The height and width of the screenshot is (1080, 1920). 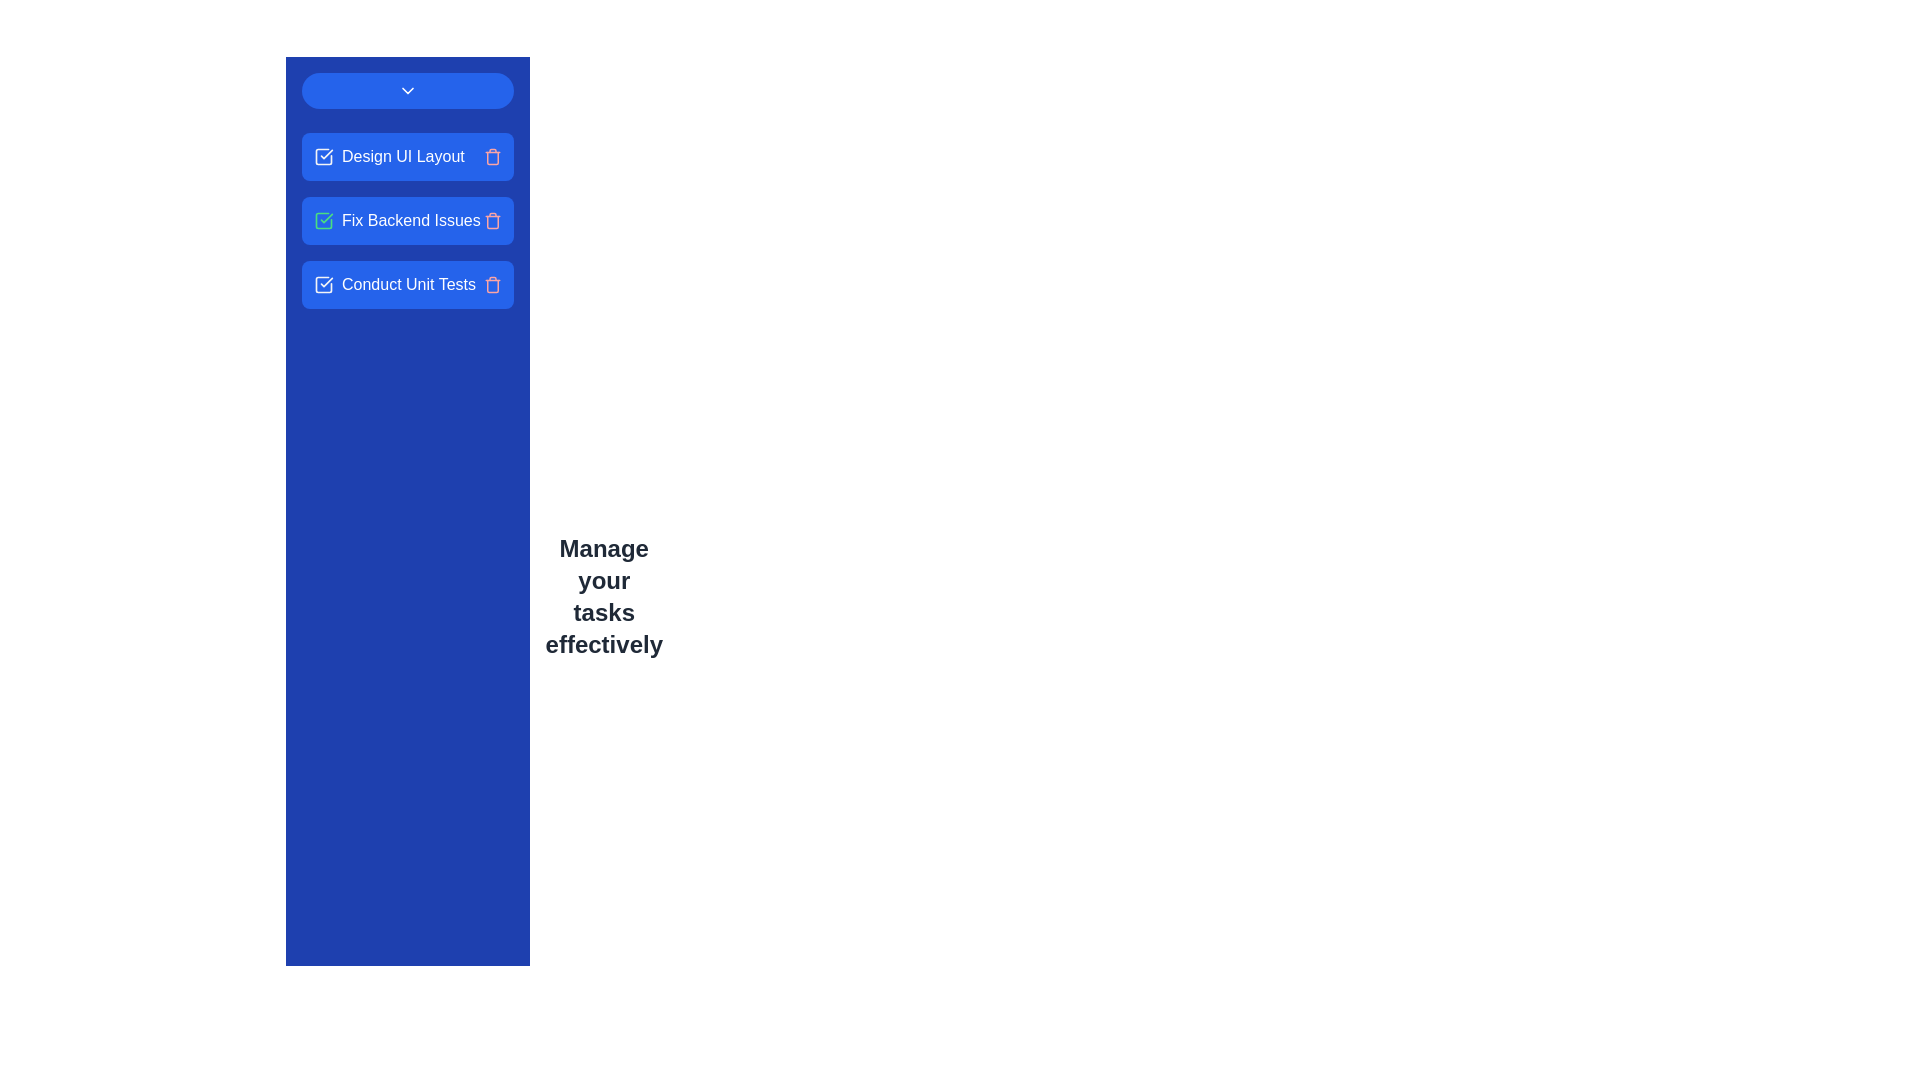 I want to click on the text label displaying 'Fix Backend Issues' in the task management system, which is styled with white font on a blue background and positioned between 'Design UI Layout' and 'Conduct Unit Tests', so click(x=410, y=220).